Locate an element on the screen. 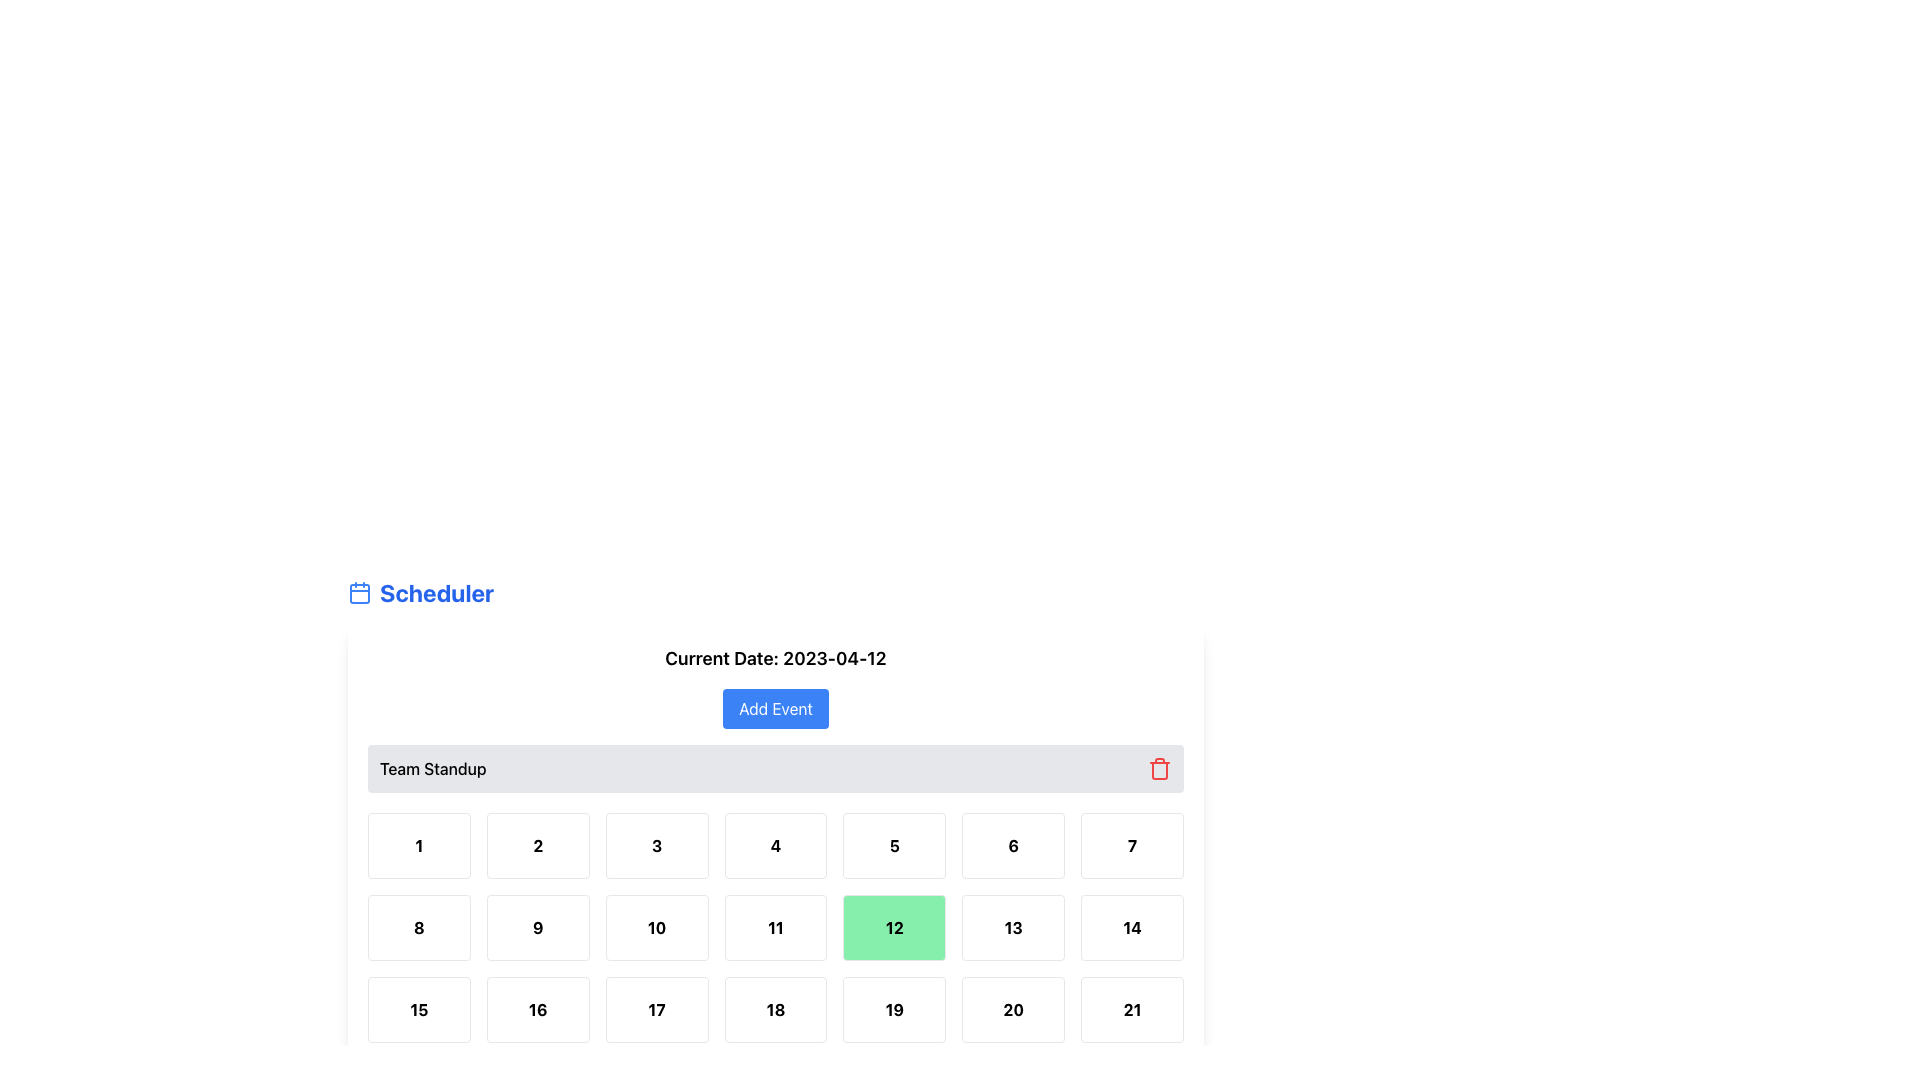 The height and width of the screenshot is (1080, 1920). the button representing a date in the calendar grid located in the last column of the third row within the 'Team Standup' section is located at coordinates (1132, 1010).